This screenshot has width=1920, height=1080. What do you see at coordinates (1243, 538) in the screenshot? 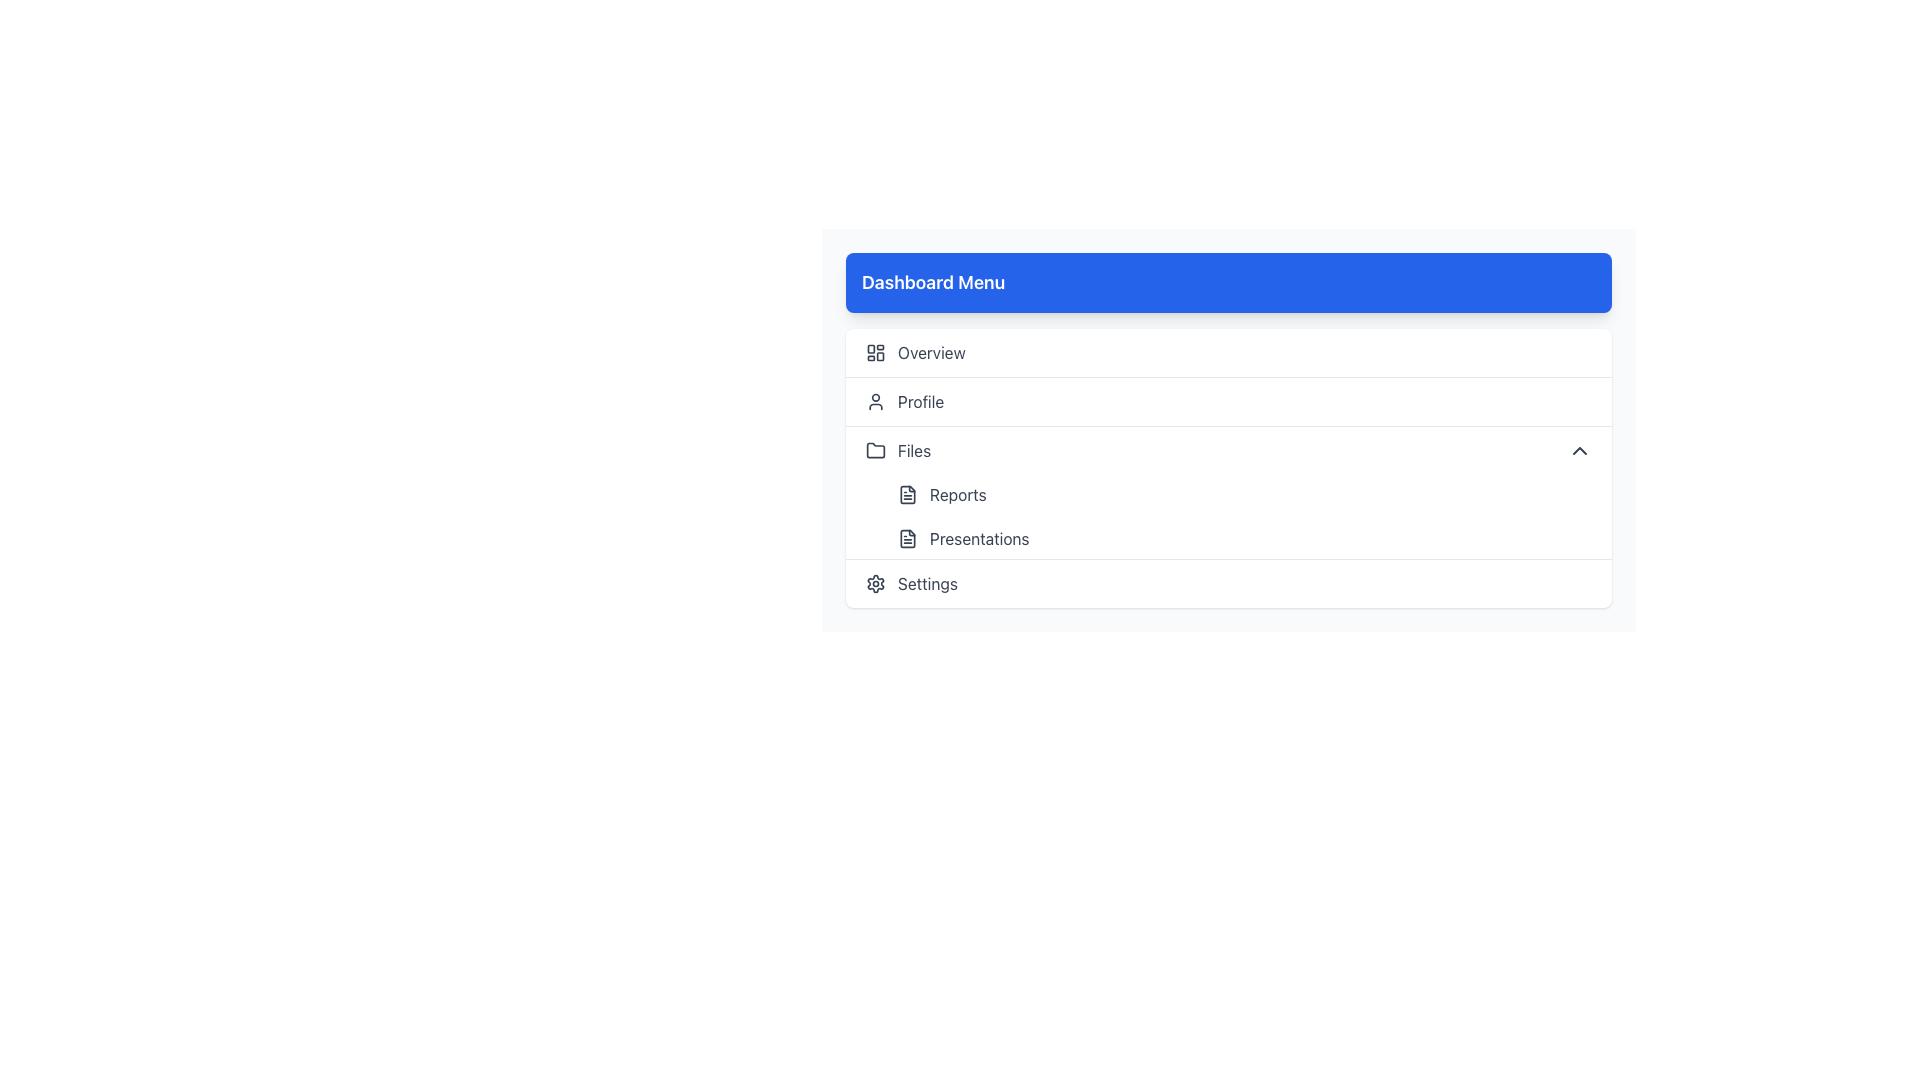
I see `the 'Presentations' menu item in the Files section` at bounding box center [1243, 538].